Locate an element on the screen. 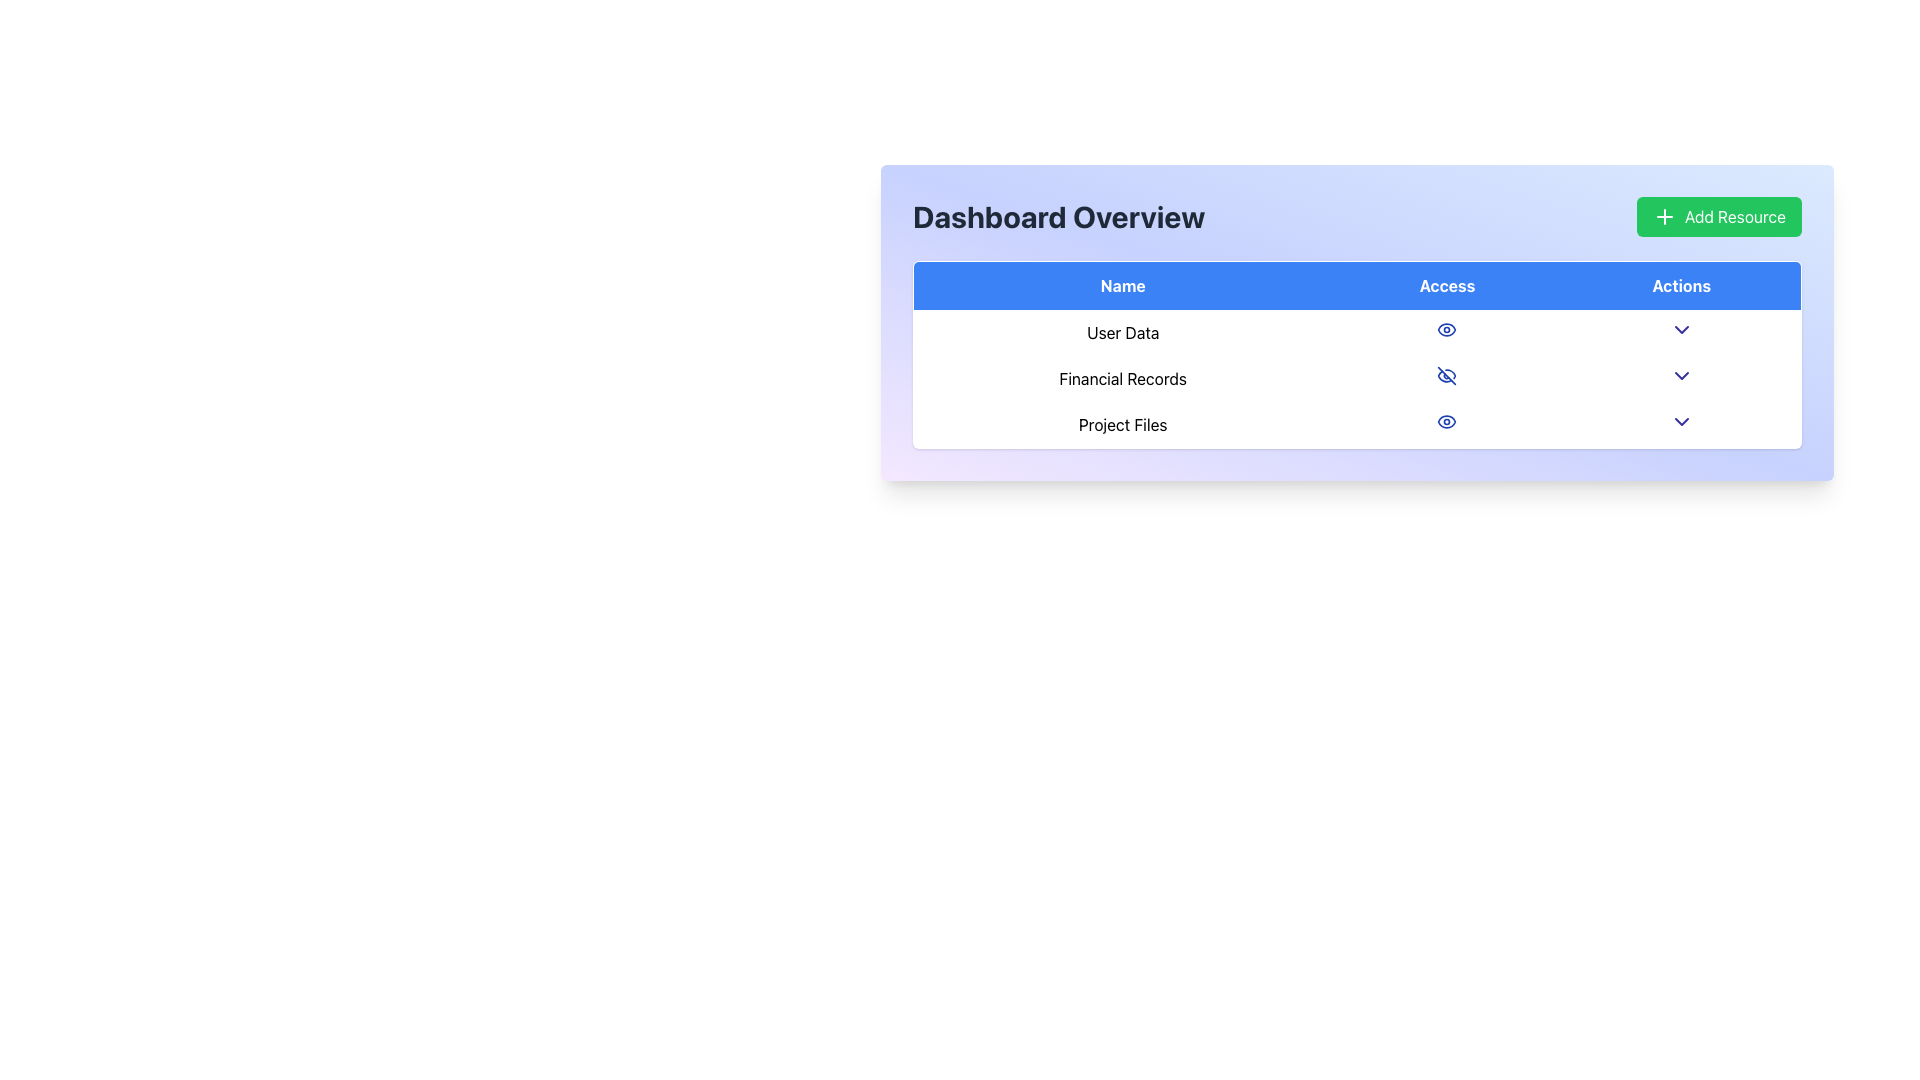 The height and width of the screenshot is (1080, 1920). the Dropdown trigger button (Chevron icon) located in the third column labeled 'Actions' in the first row of the table is located at coordinates (1680, 329).